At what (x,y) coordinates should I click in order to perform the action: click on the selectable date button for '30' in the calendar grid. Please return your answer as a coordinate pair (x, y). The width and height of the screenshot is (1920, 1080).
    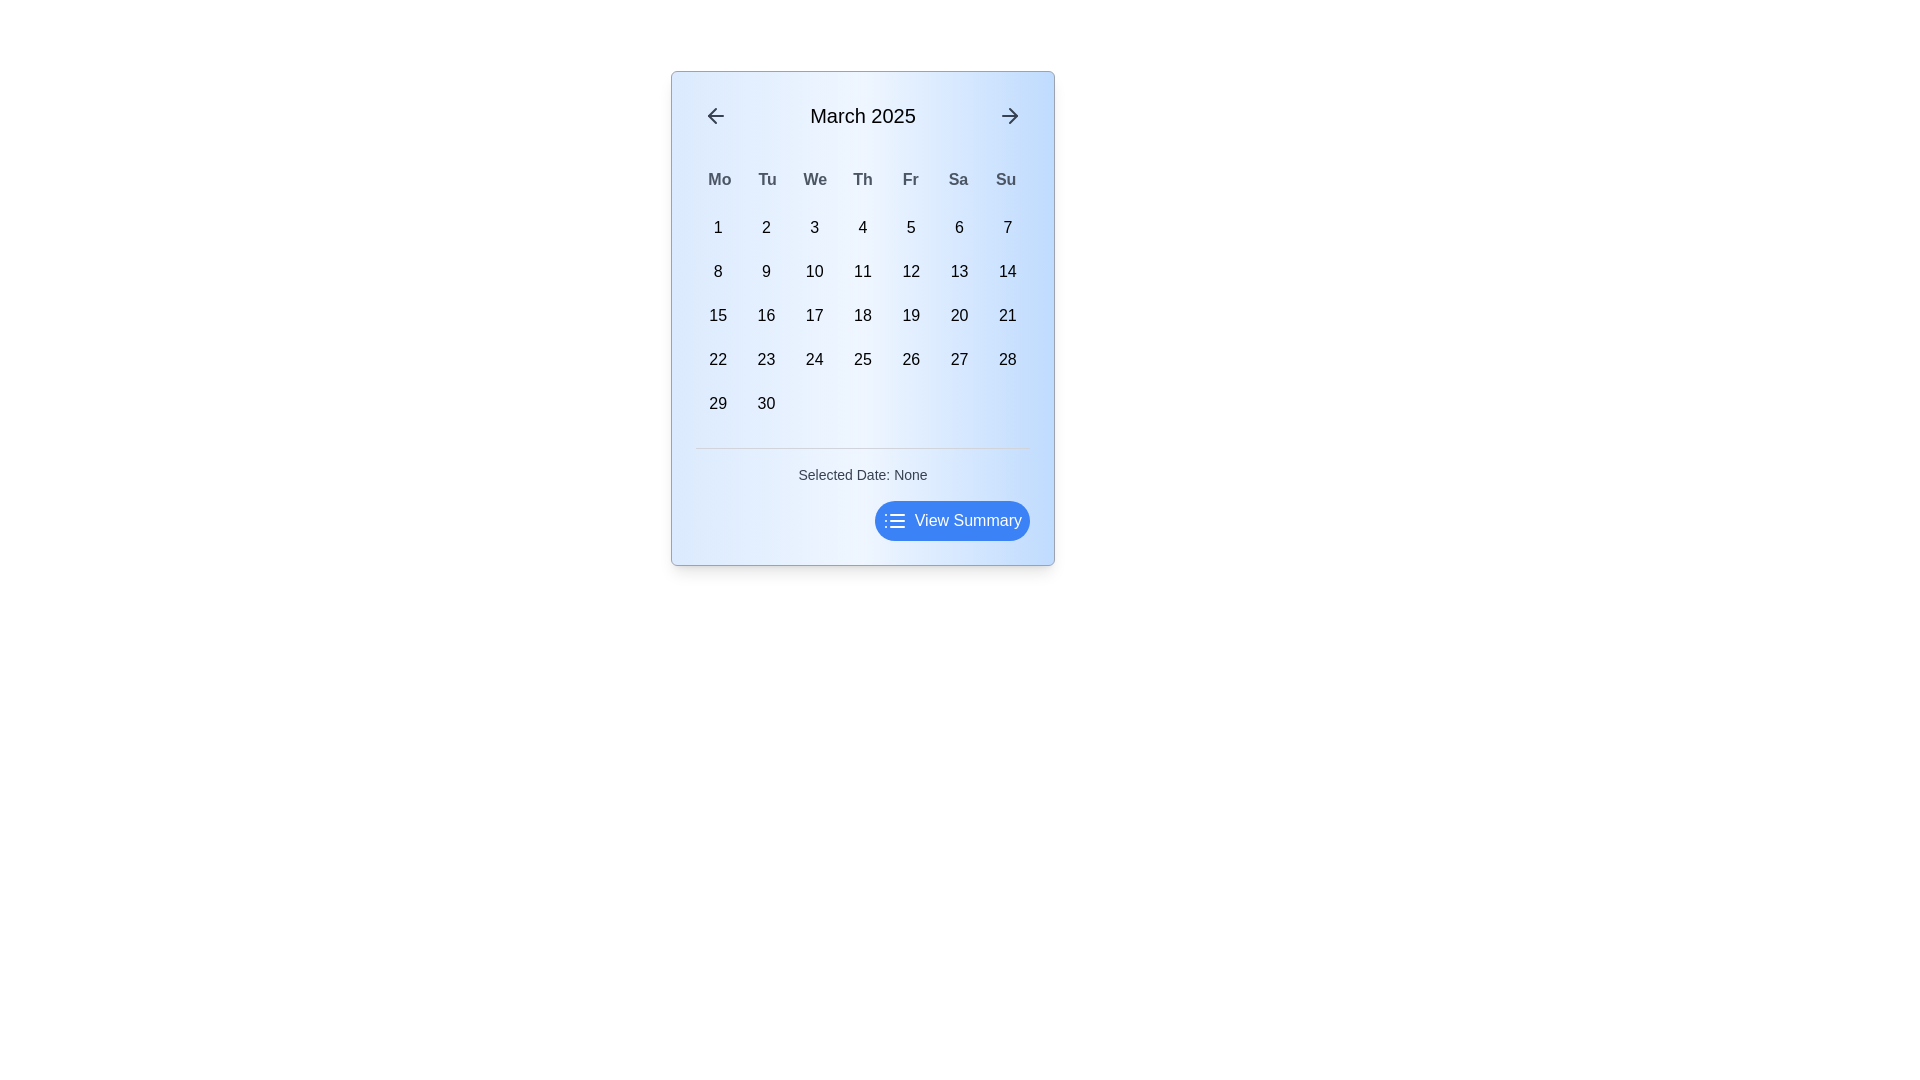
    Looking at the image, I should click on (765, 404).